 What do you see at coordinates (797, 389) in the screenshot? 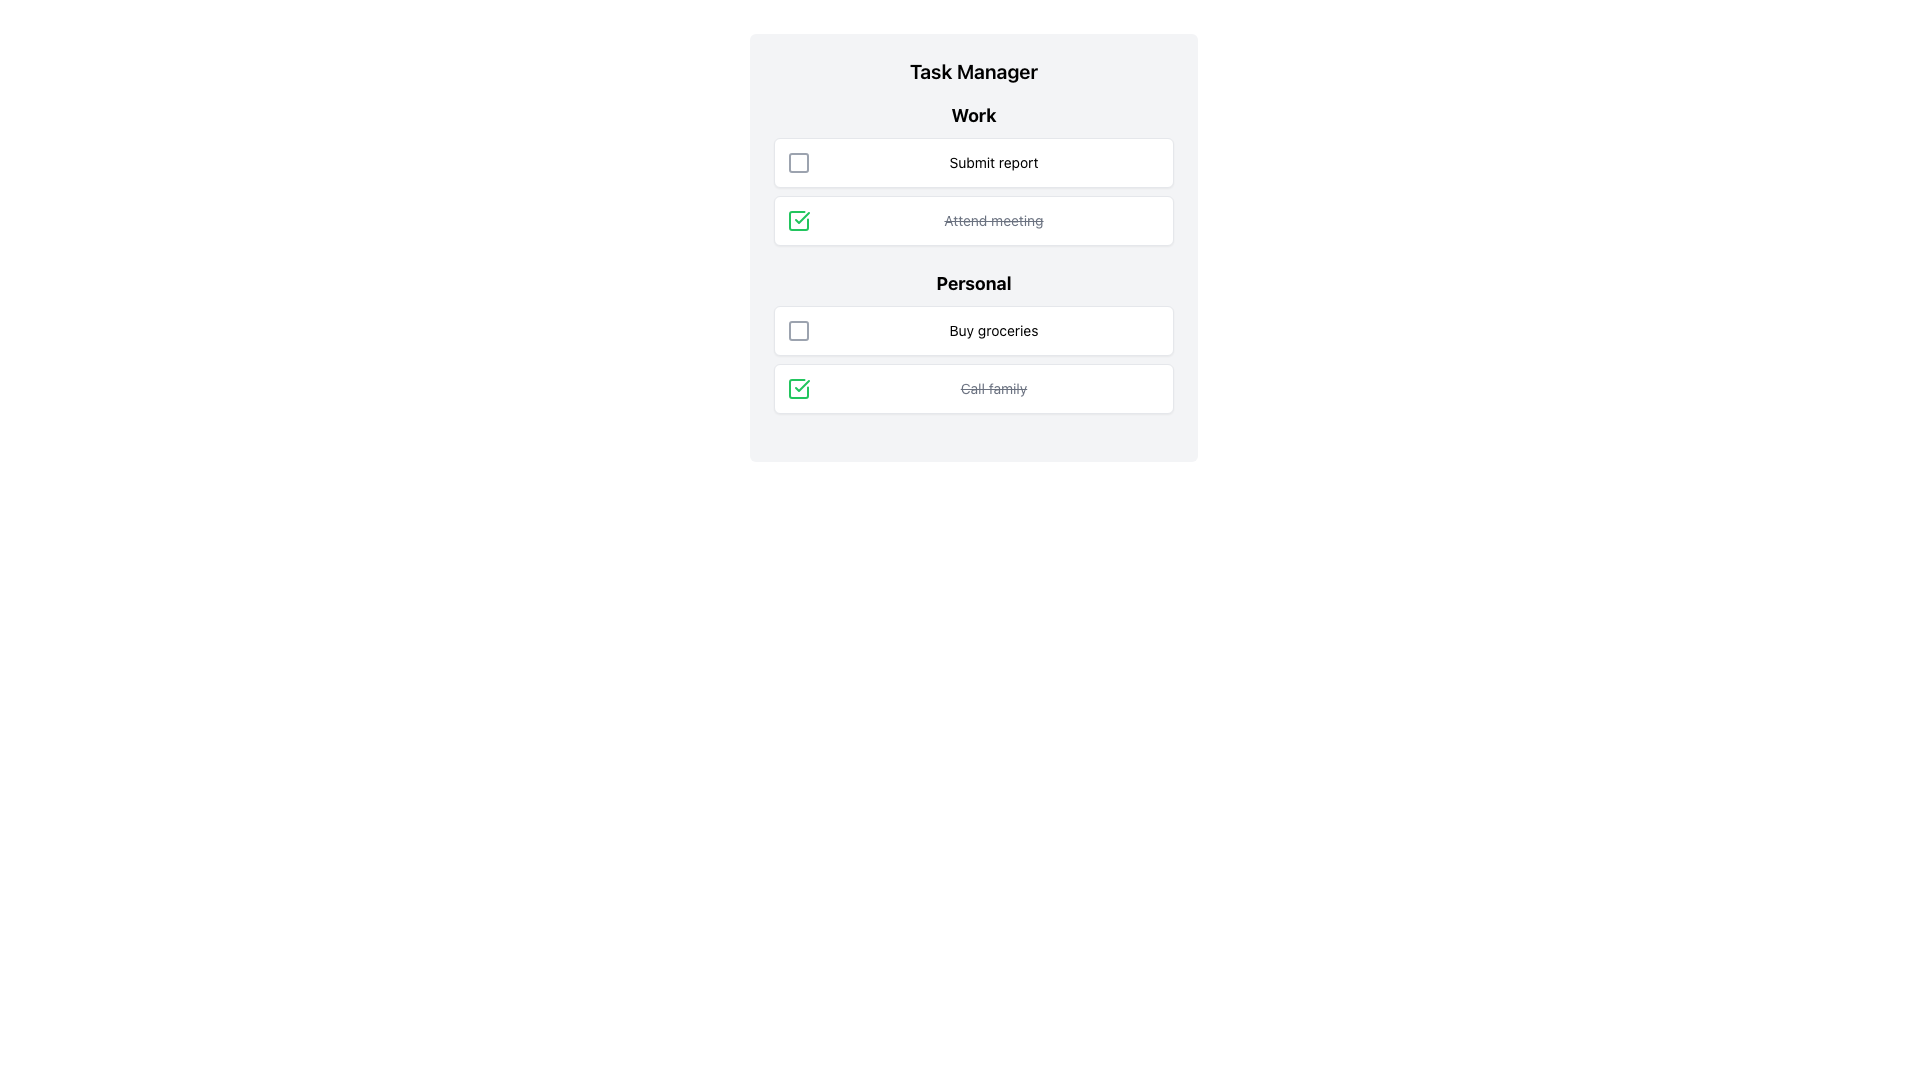
I see `the checkbox icon indicating the completion of the task 'Call family'` at bounding box center [797, 389].